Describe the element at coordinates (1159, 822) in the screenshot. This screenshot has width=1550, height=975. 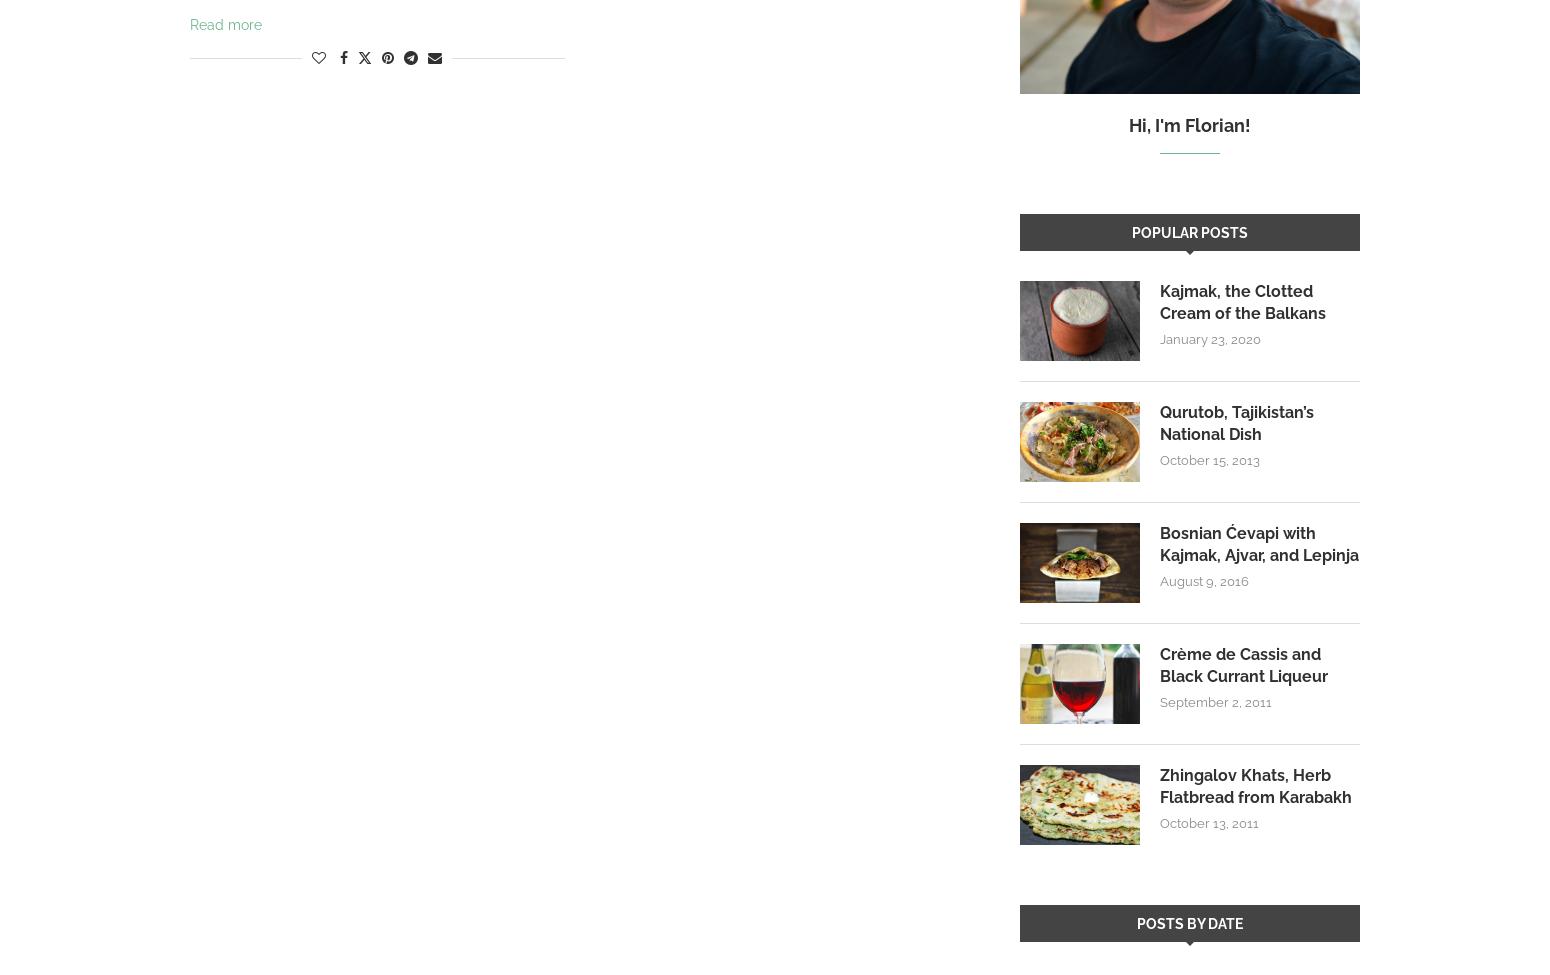
I see `'October 13, 2011'` at that location.